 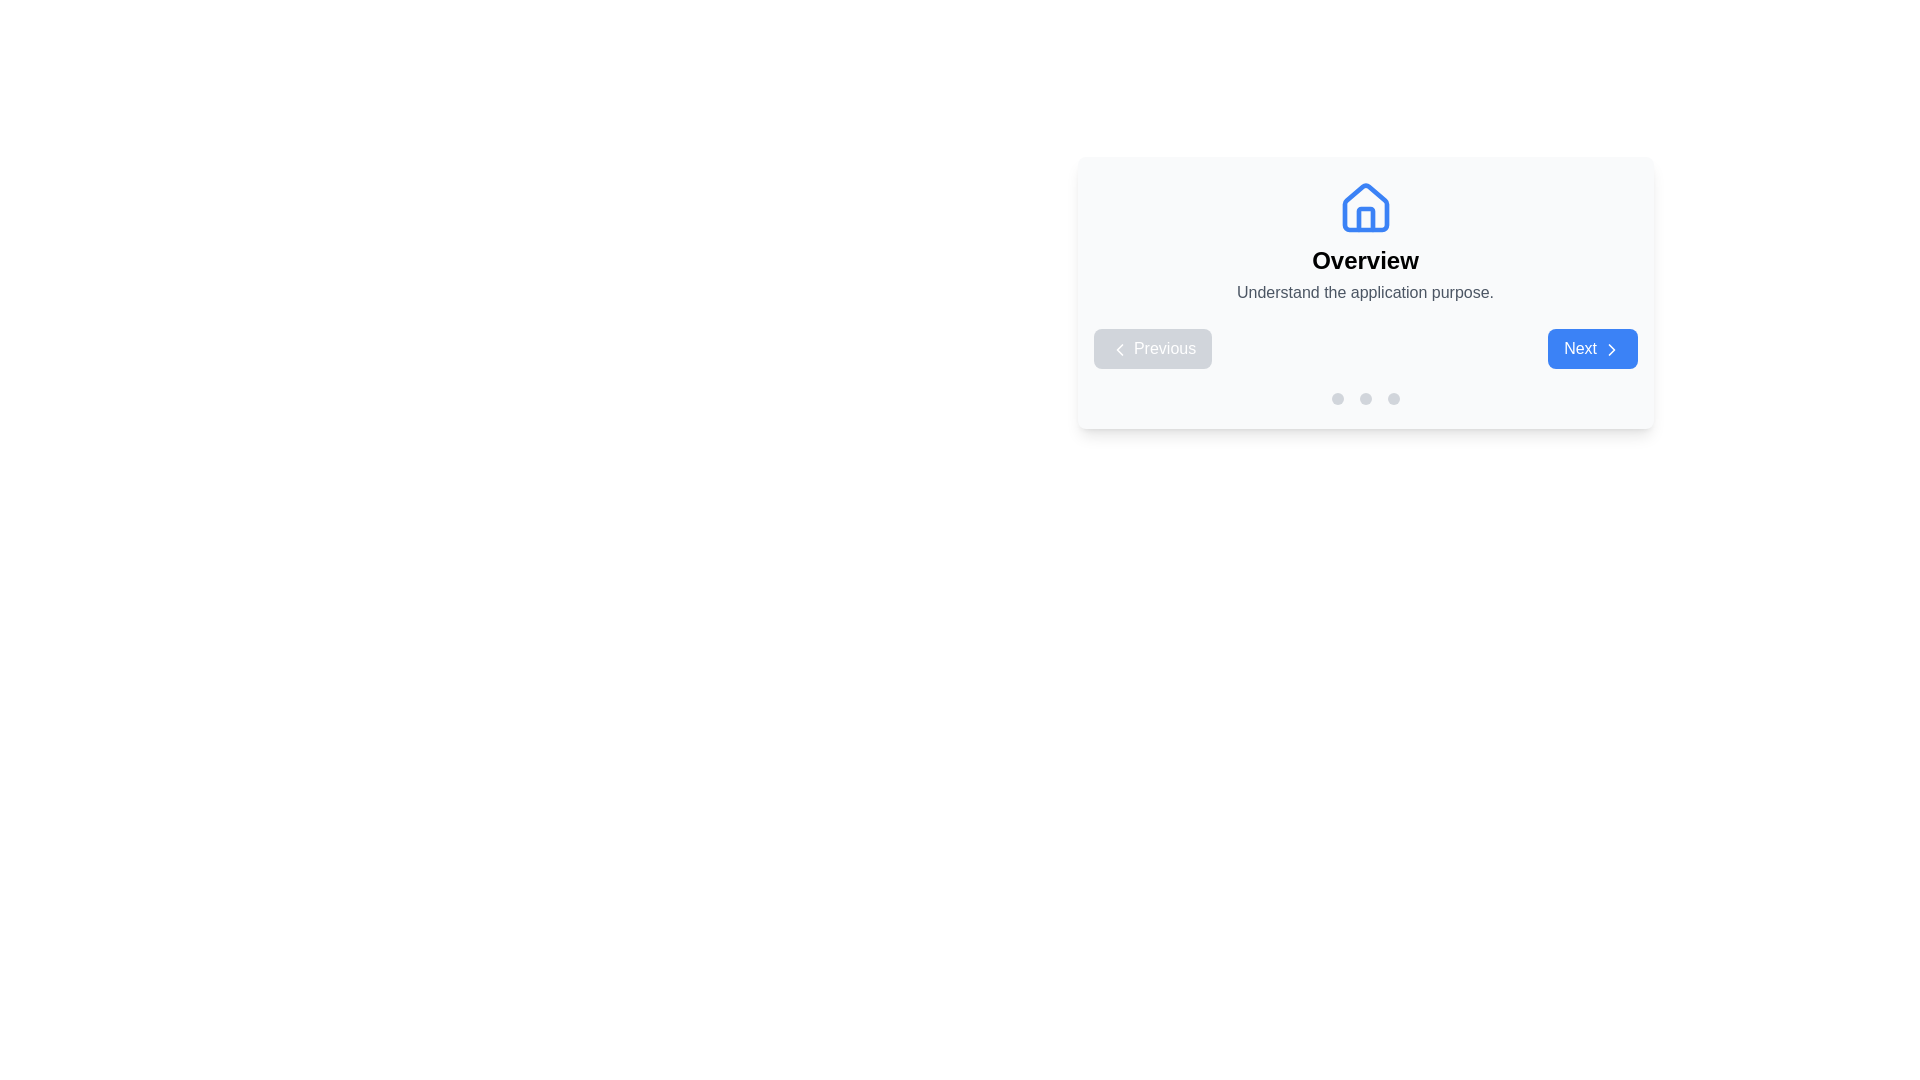 What do you see at coordinates (1392, 398) in the screenshot?
I see `the third circular indicator for steps or progress, which has a gray background and rounded borders, positioned on the right side among a group of three similar indicators` at bounding box center [1392, 398].